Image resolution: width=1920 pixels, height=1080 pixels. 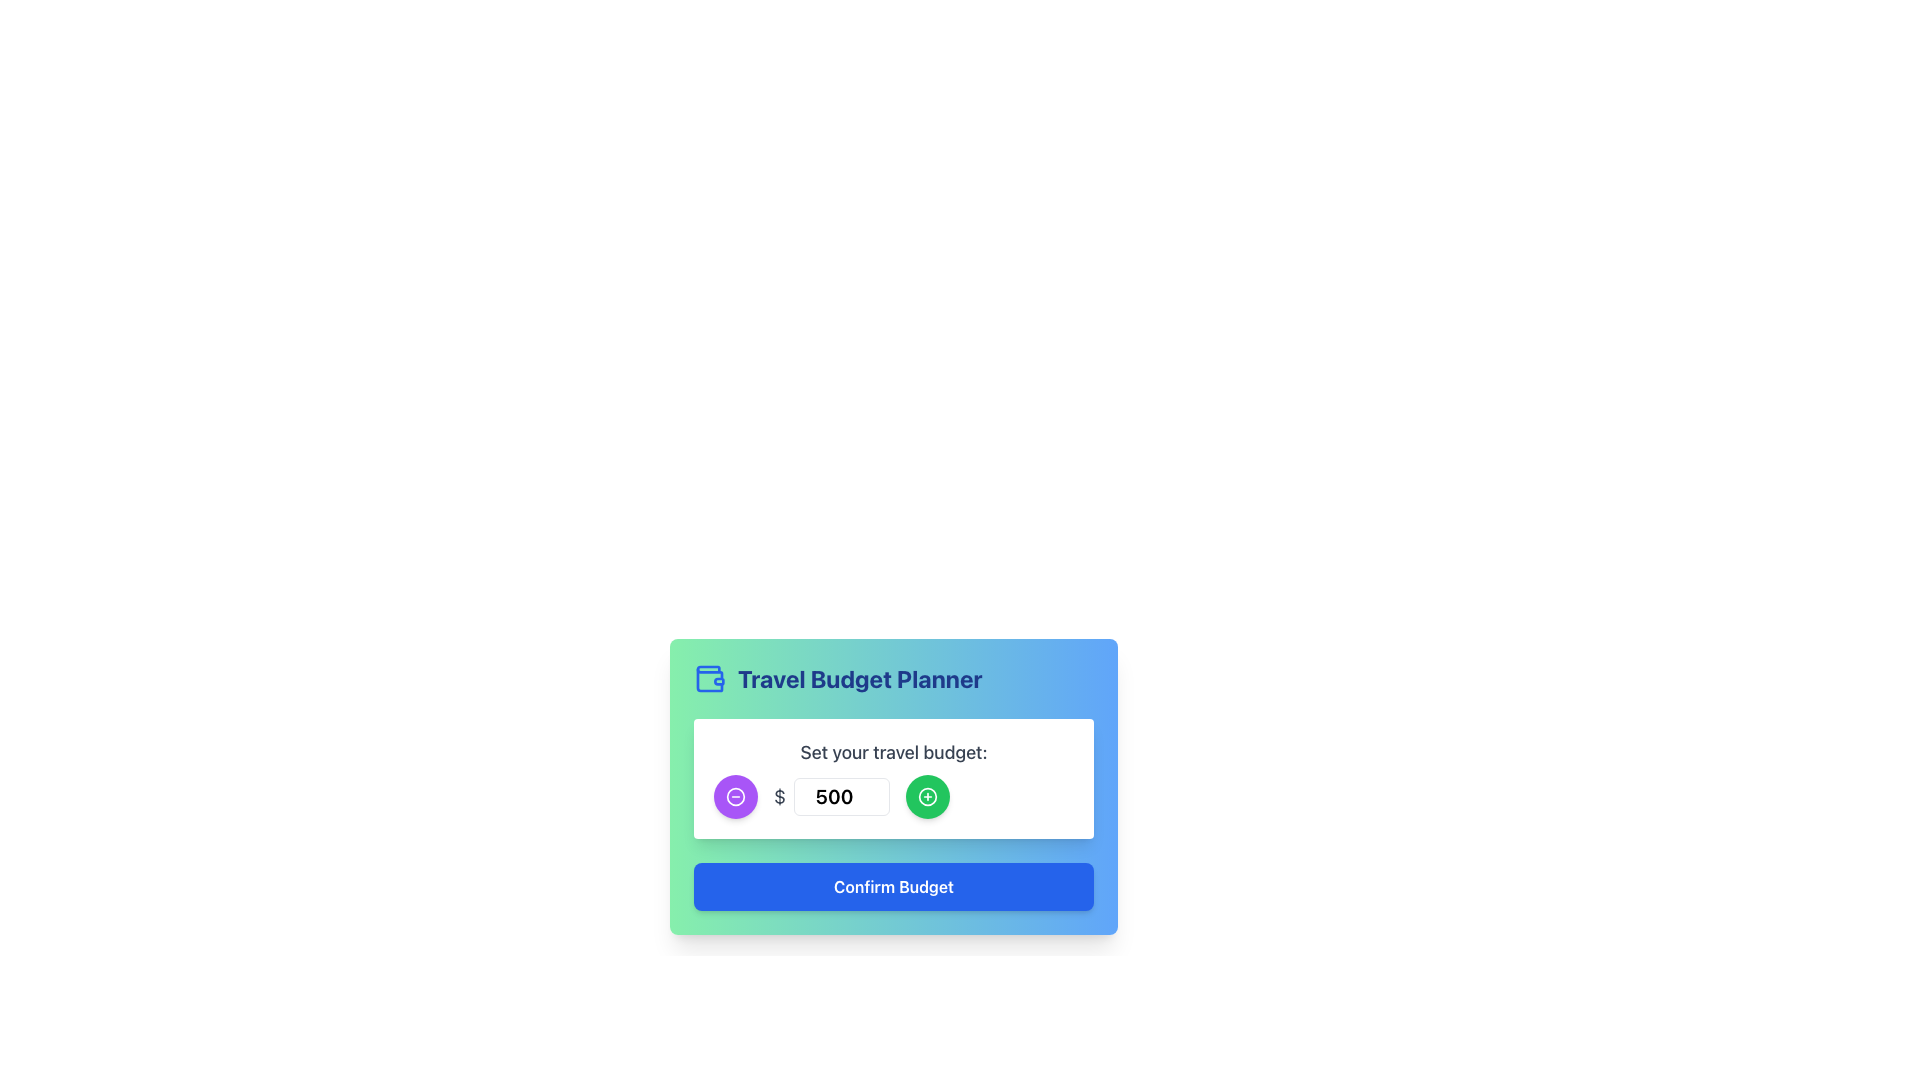 I want to click on the wallet icon representing budgeting in the Travel Budget Planner header section if it is interactive, so click(x=710, y=677).